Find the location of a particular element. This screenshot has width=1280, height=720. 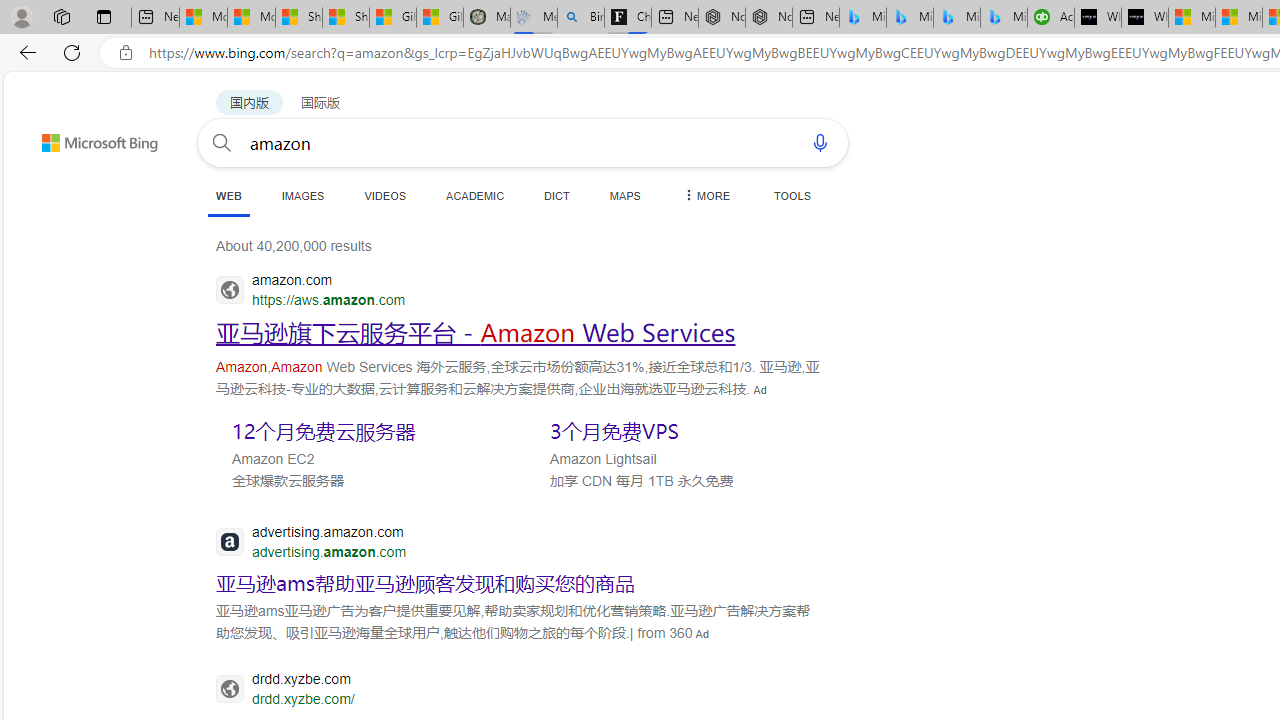

'Nordace - #1 Japanese Best-Seller - Siena Smart Backpack' is located at coordinates (768, 17).